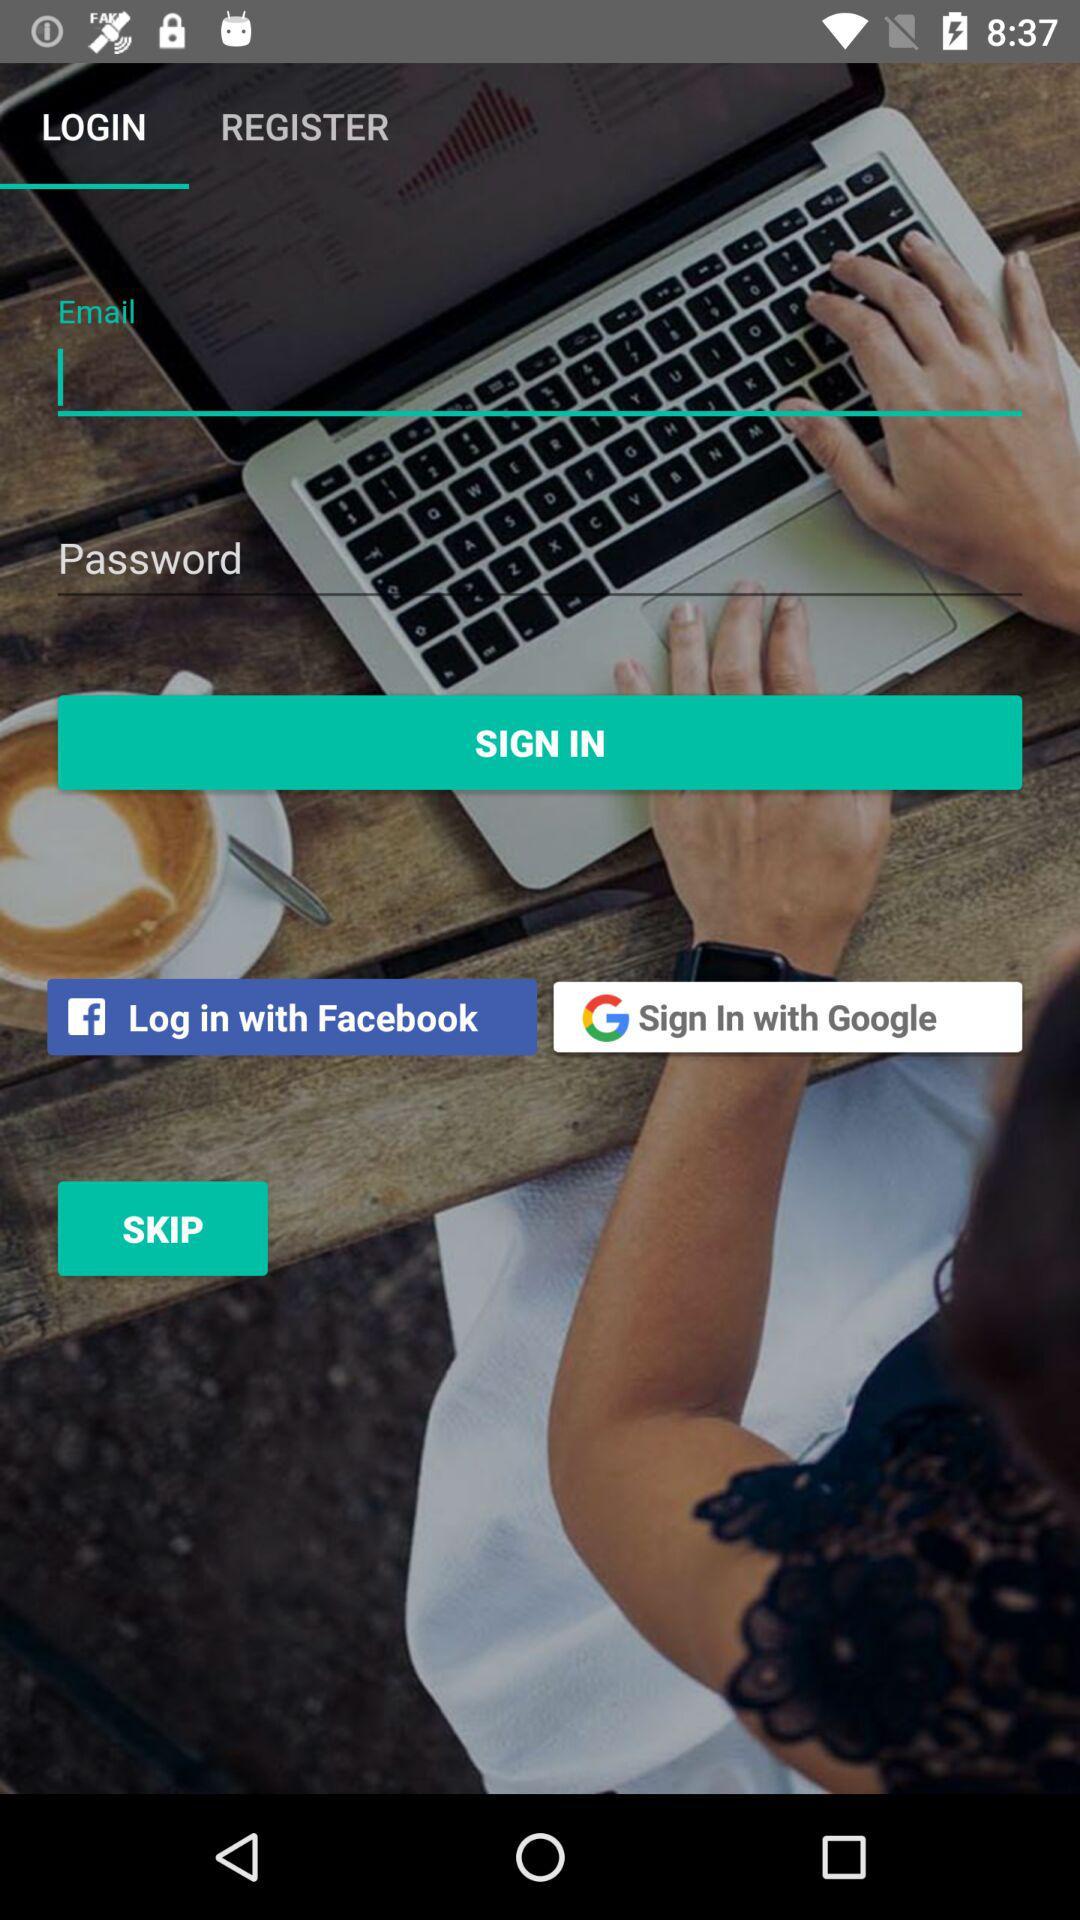  I want to click on login password, so click(540, 560).